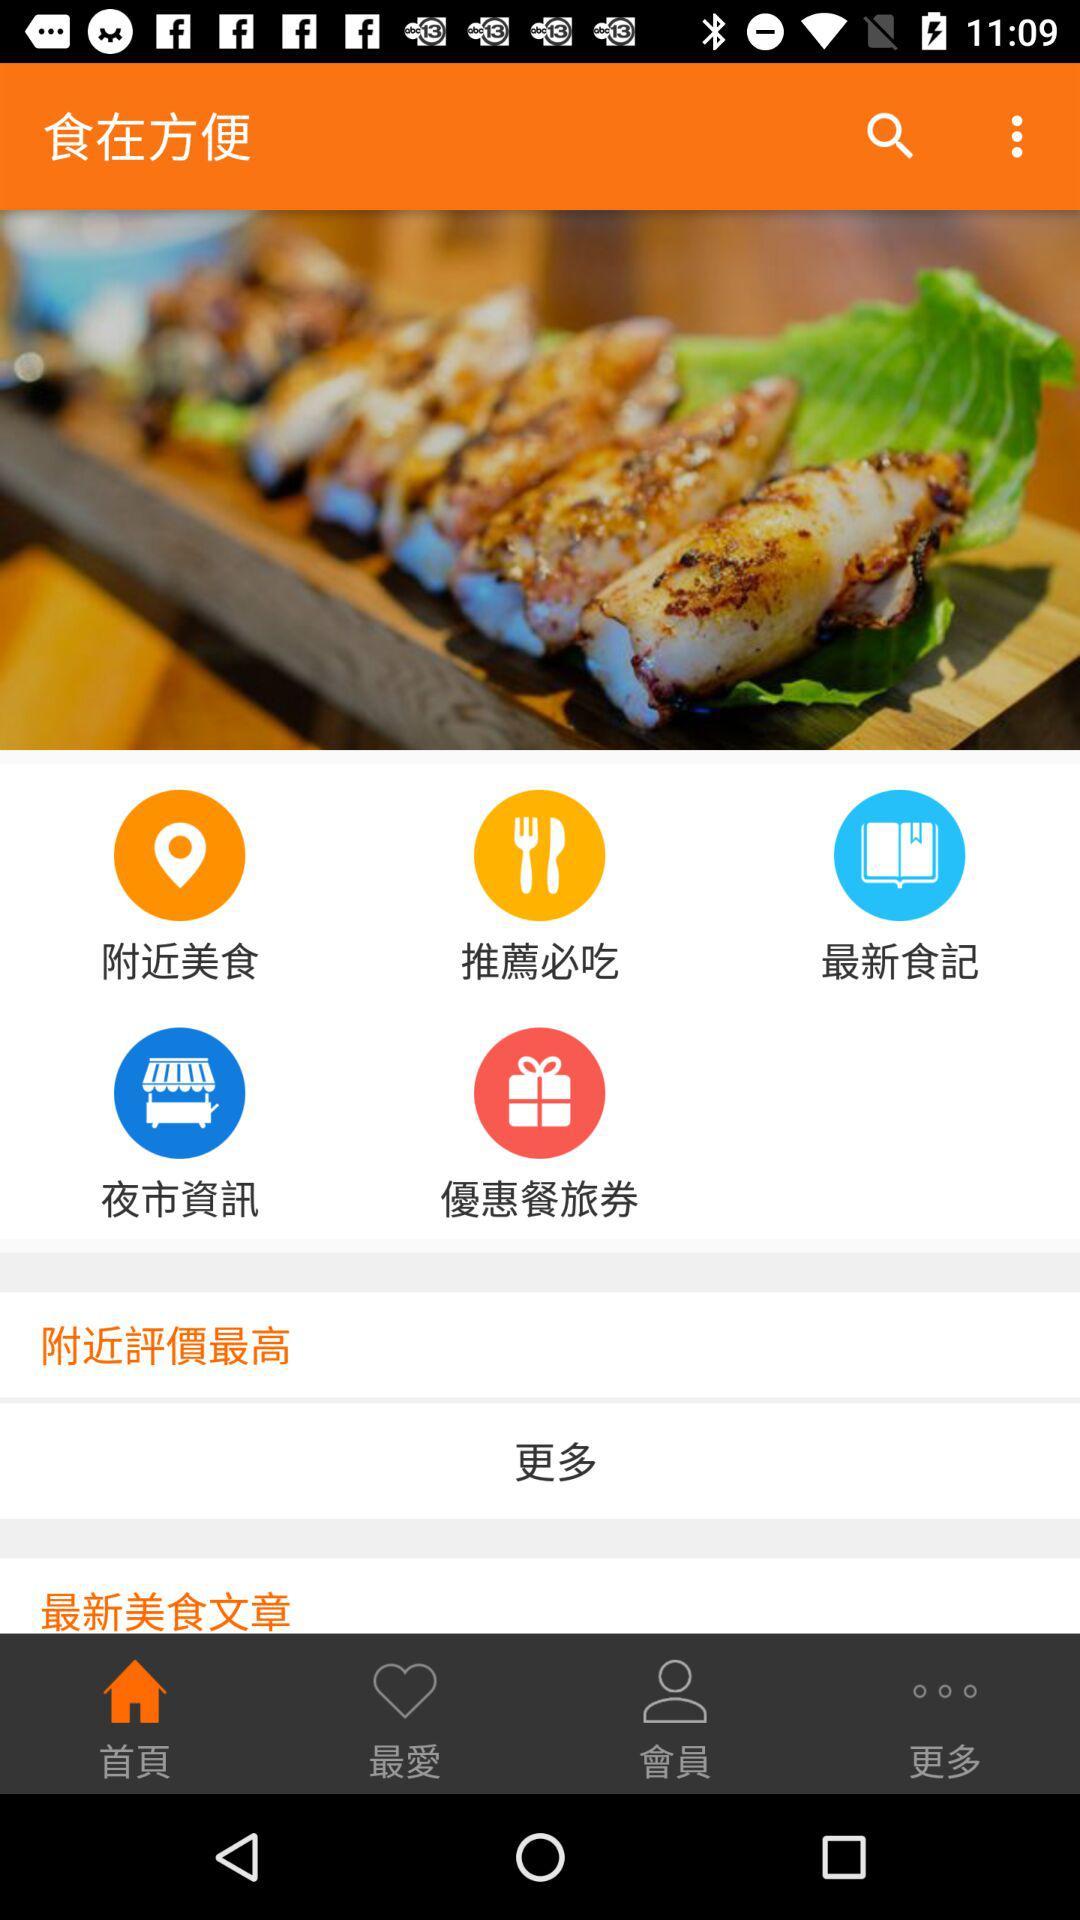 The image size is (1080, 1920). I want to click on the food icon which is below the image, so click(538, 855).